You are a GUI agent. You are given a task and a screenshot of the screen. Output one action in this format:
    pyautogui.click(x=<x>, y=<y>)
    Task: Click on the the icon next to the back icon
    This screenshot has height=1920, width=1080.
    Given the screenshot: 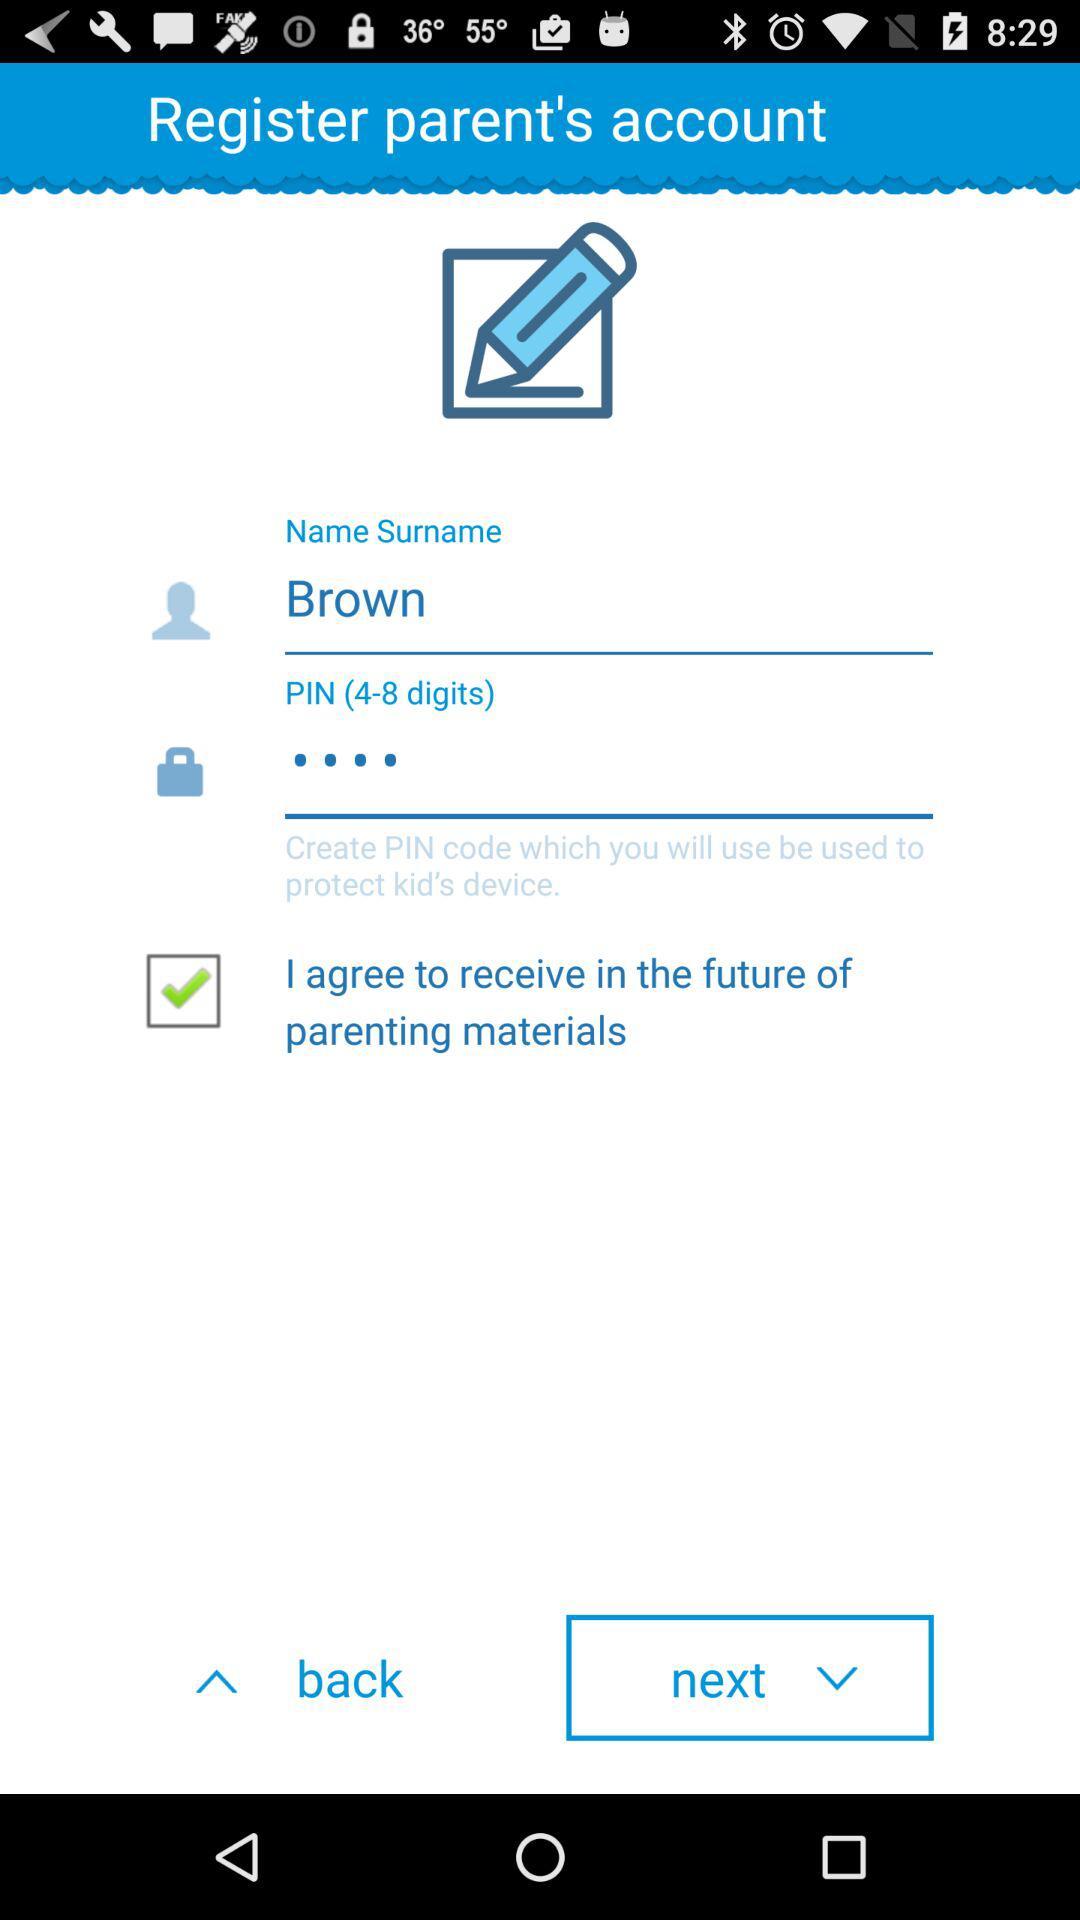 What is the action you would take?
    pyautogui.click(x=749, y=1677)
    